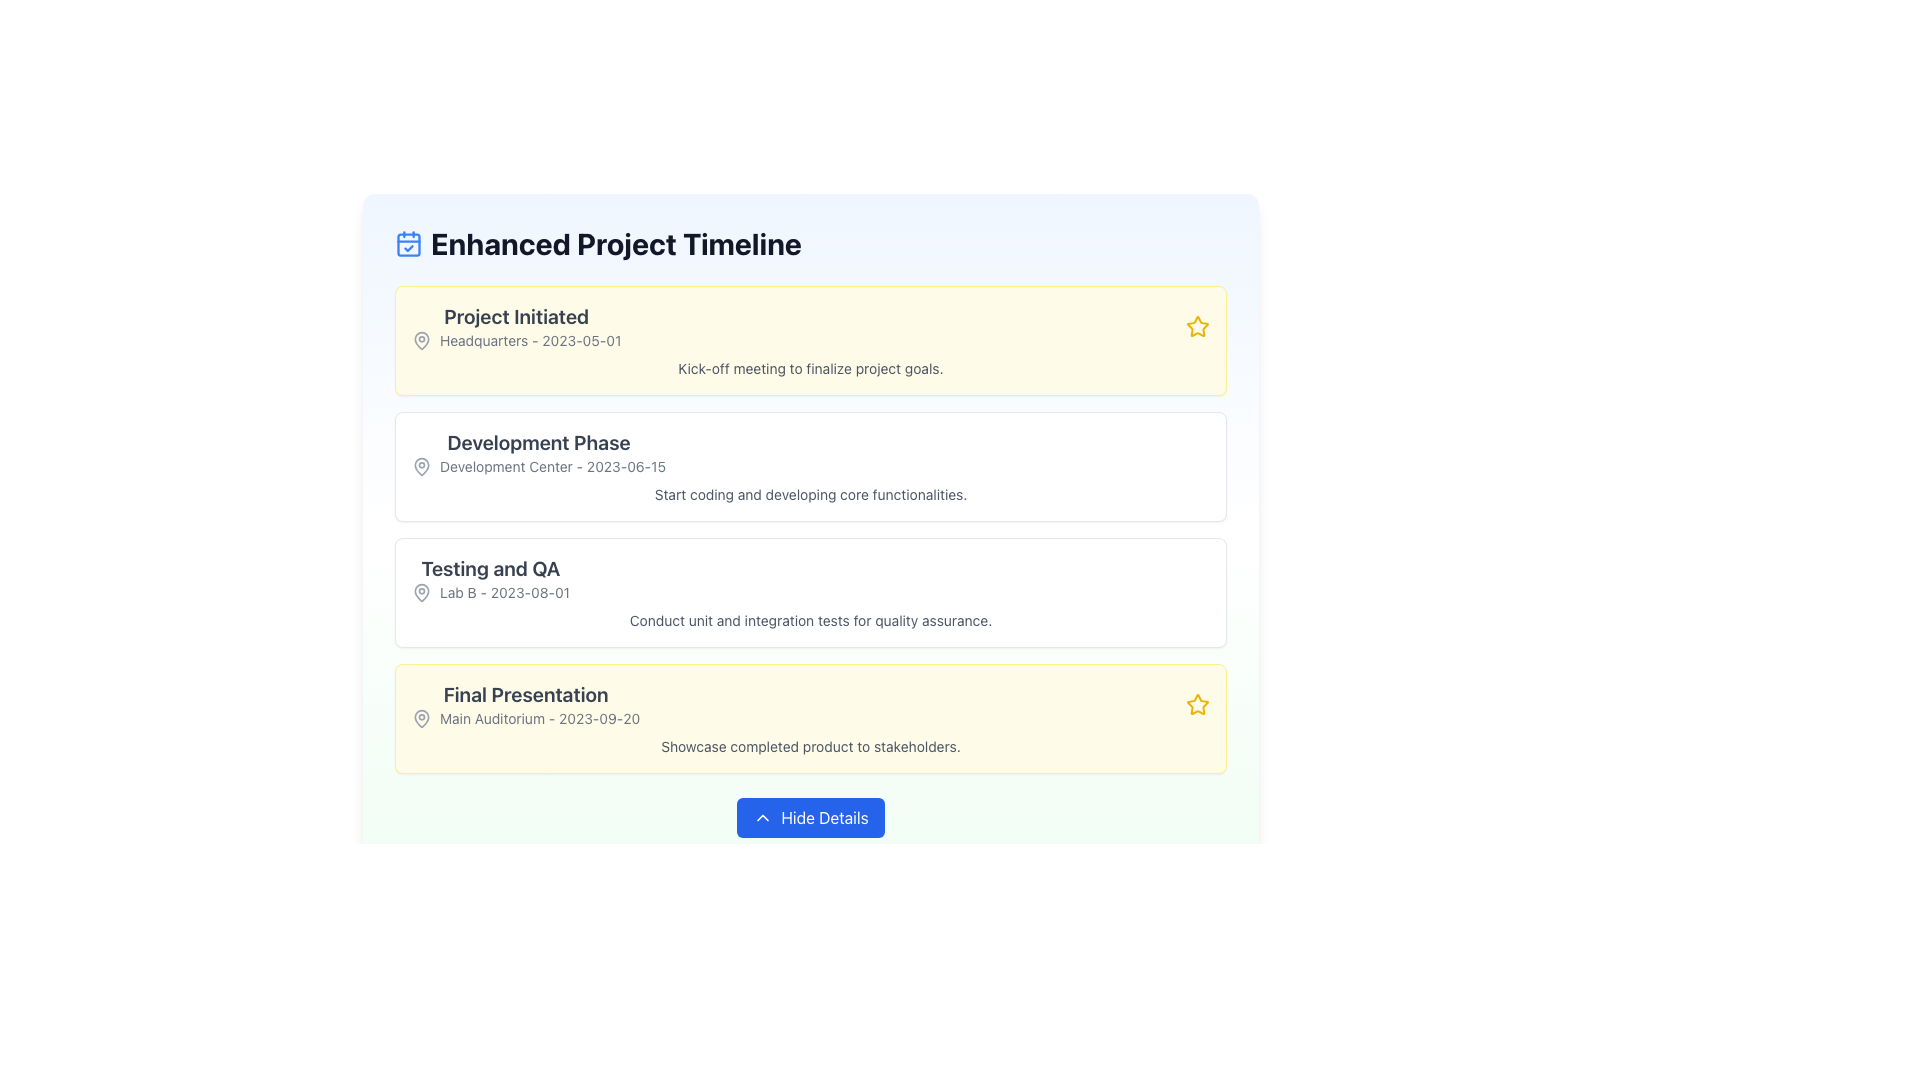 The height and width of the screenshot is (1080, 1920). Describe the element at coordinates (421, 338) in the screenshot. I see `the geographical location icon associated with the 'Project Initiated' event, located beside 'Headquarters - 2023-05-01' in the timeline interface` at that location.